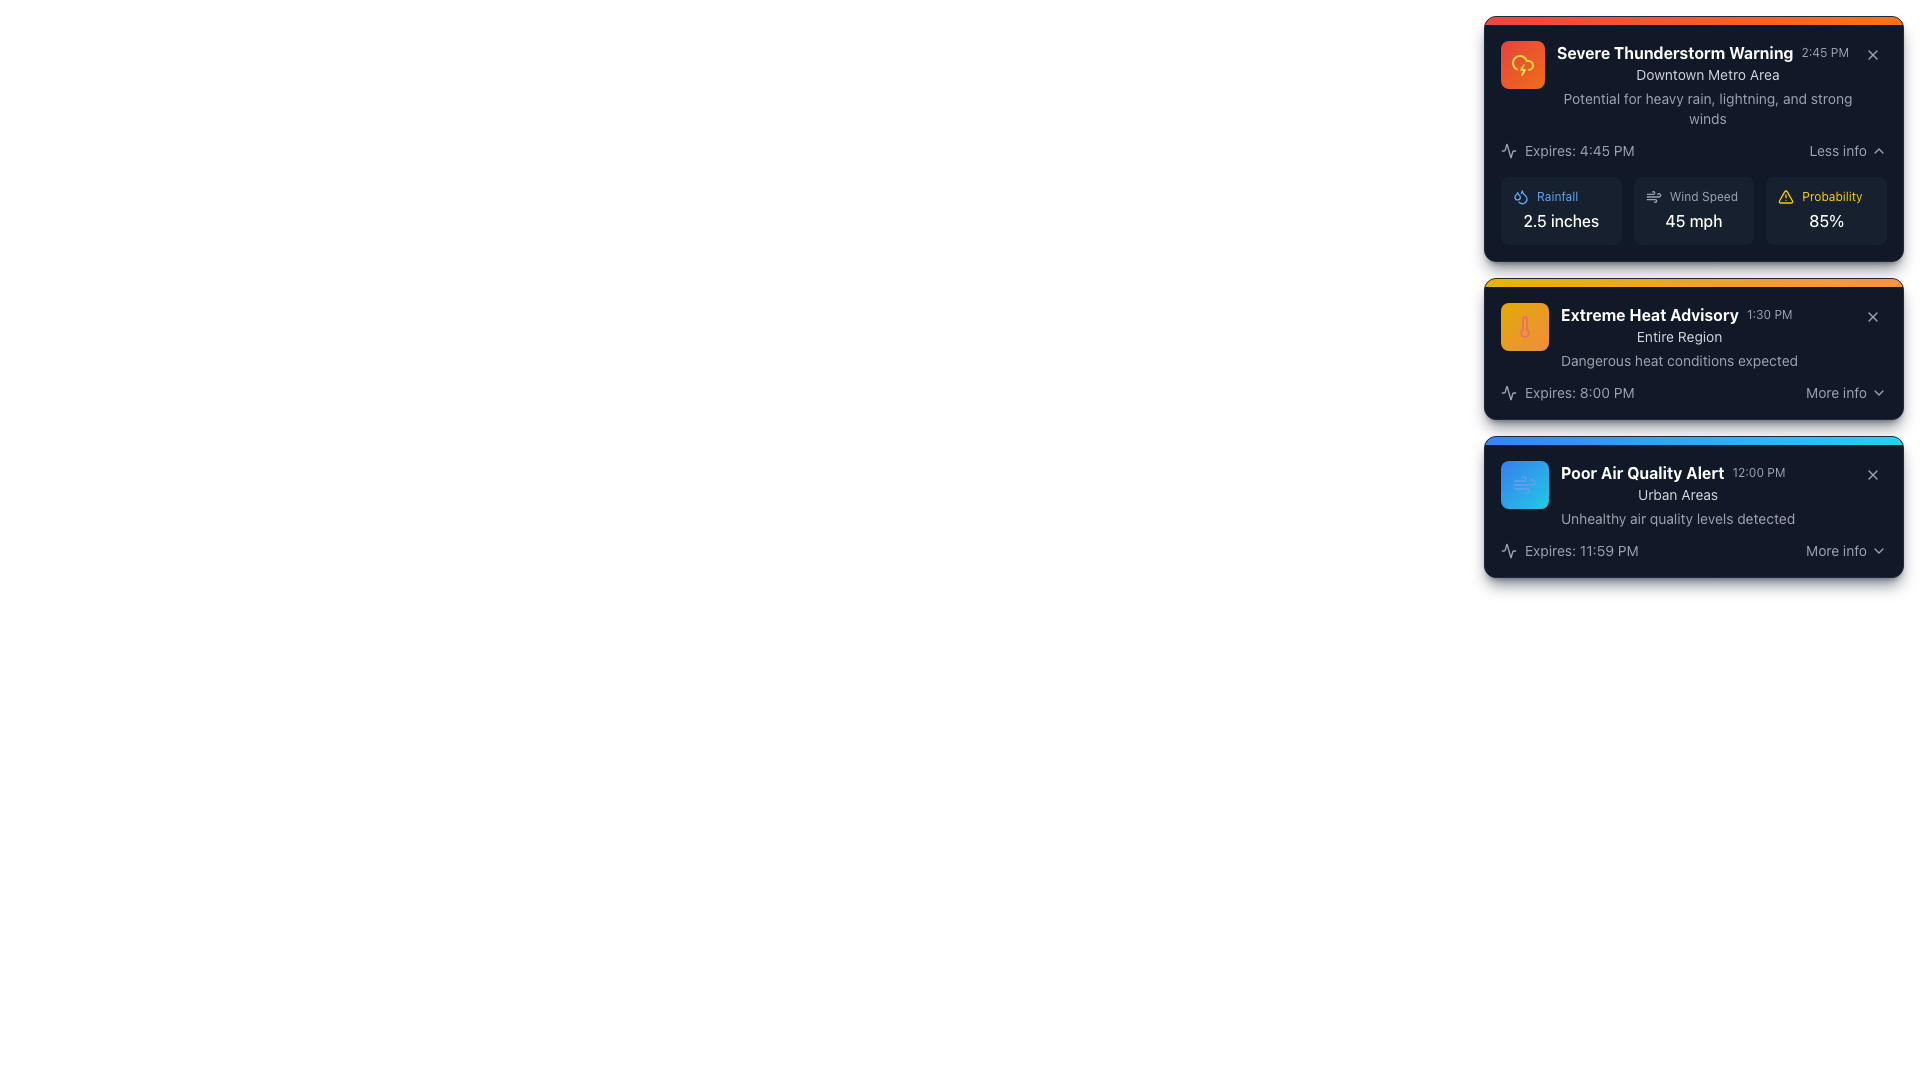 The image size is (1920, 1080). What do you see at coordinates (1826, 211) in the screenshot?
I see `the information display that shows a warning icon, the label 'Probability' in yellow text, and the value '85%' in large, bold white font, located in the rightmost section of a three-column layout inside a weather alert card` at bounding box center [1826, 211].